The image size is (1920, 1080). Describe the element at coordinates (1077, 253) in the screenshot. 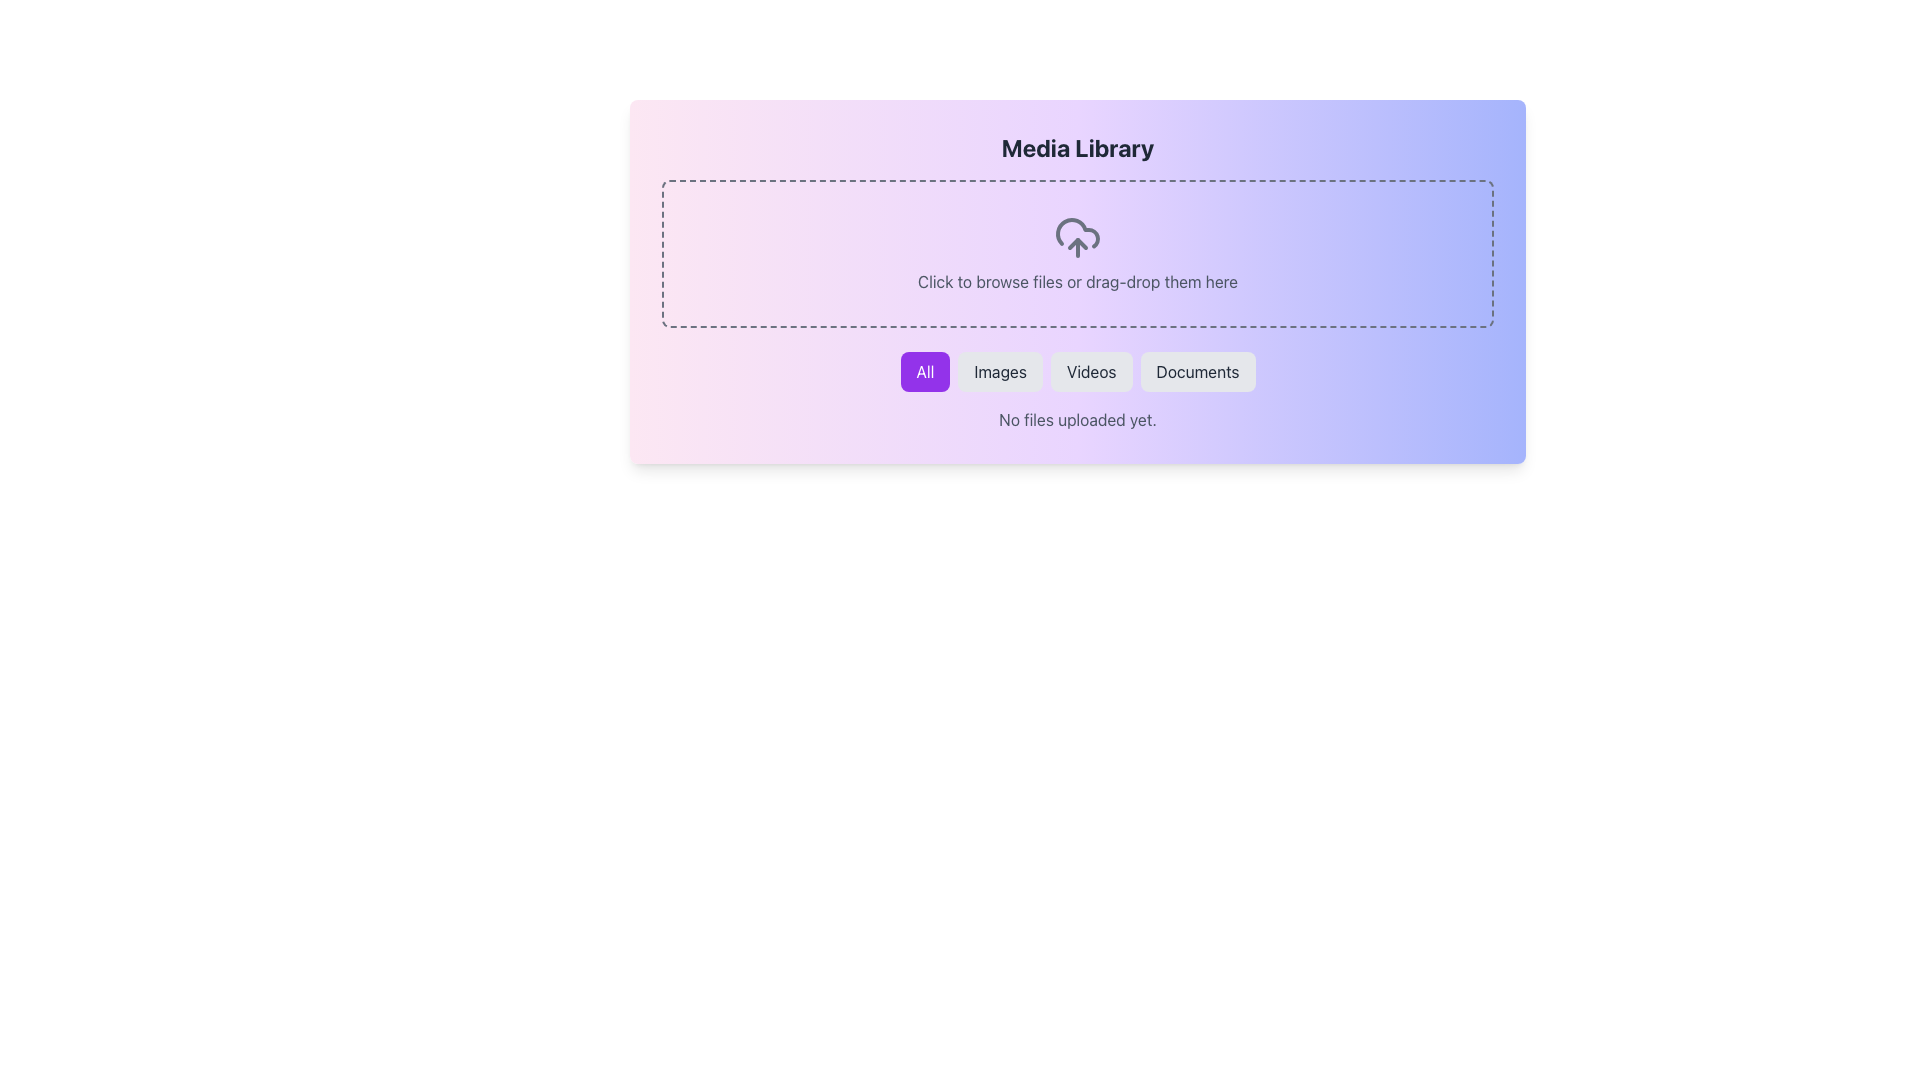

I see `and drop a file into the File upload area which has a pale gradient background and the text 'Click` at that location.